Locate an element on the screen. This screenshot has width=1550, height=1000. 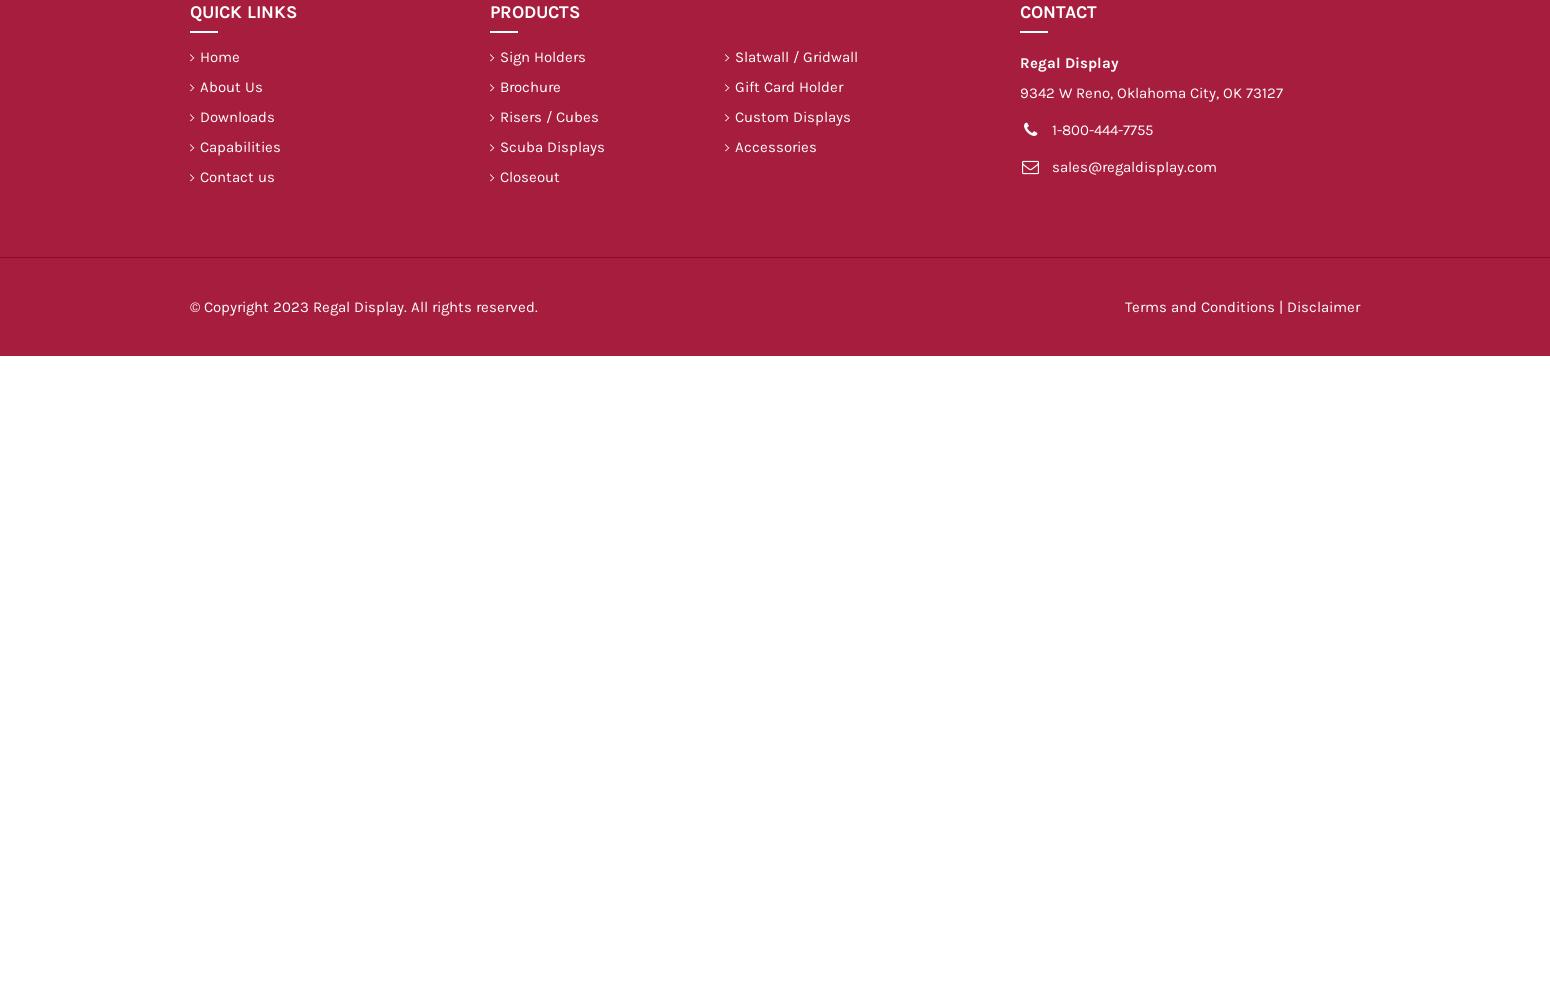
'Contact' is located at coordinates (1058, 12).